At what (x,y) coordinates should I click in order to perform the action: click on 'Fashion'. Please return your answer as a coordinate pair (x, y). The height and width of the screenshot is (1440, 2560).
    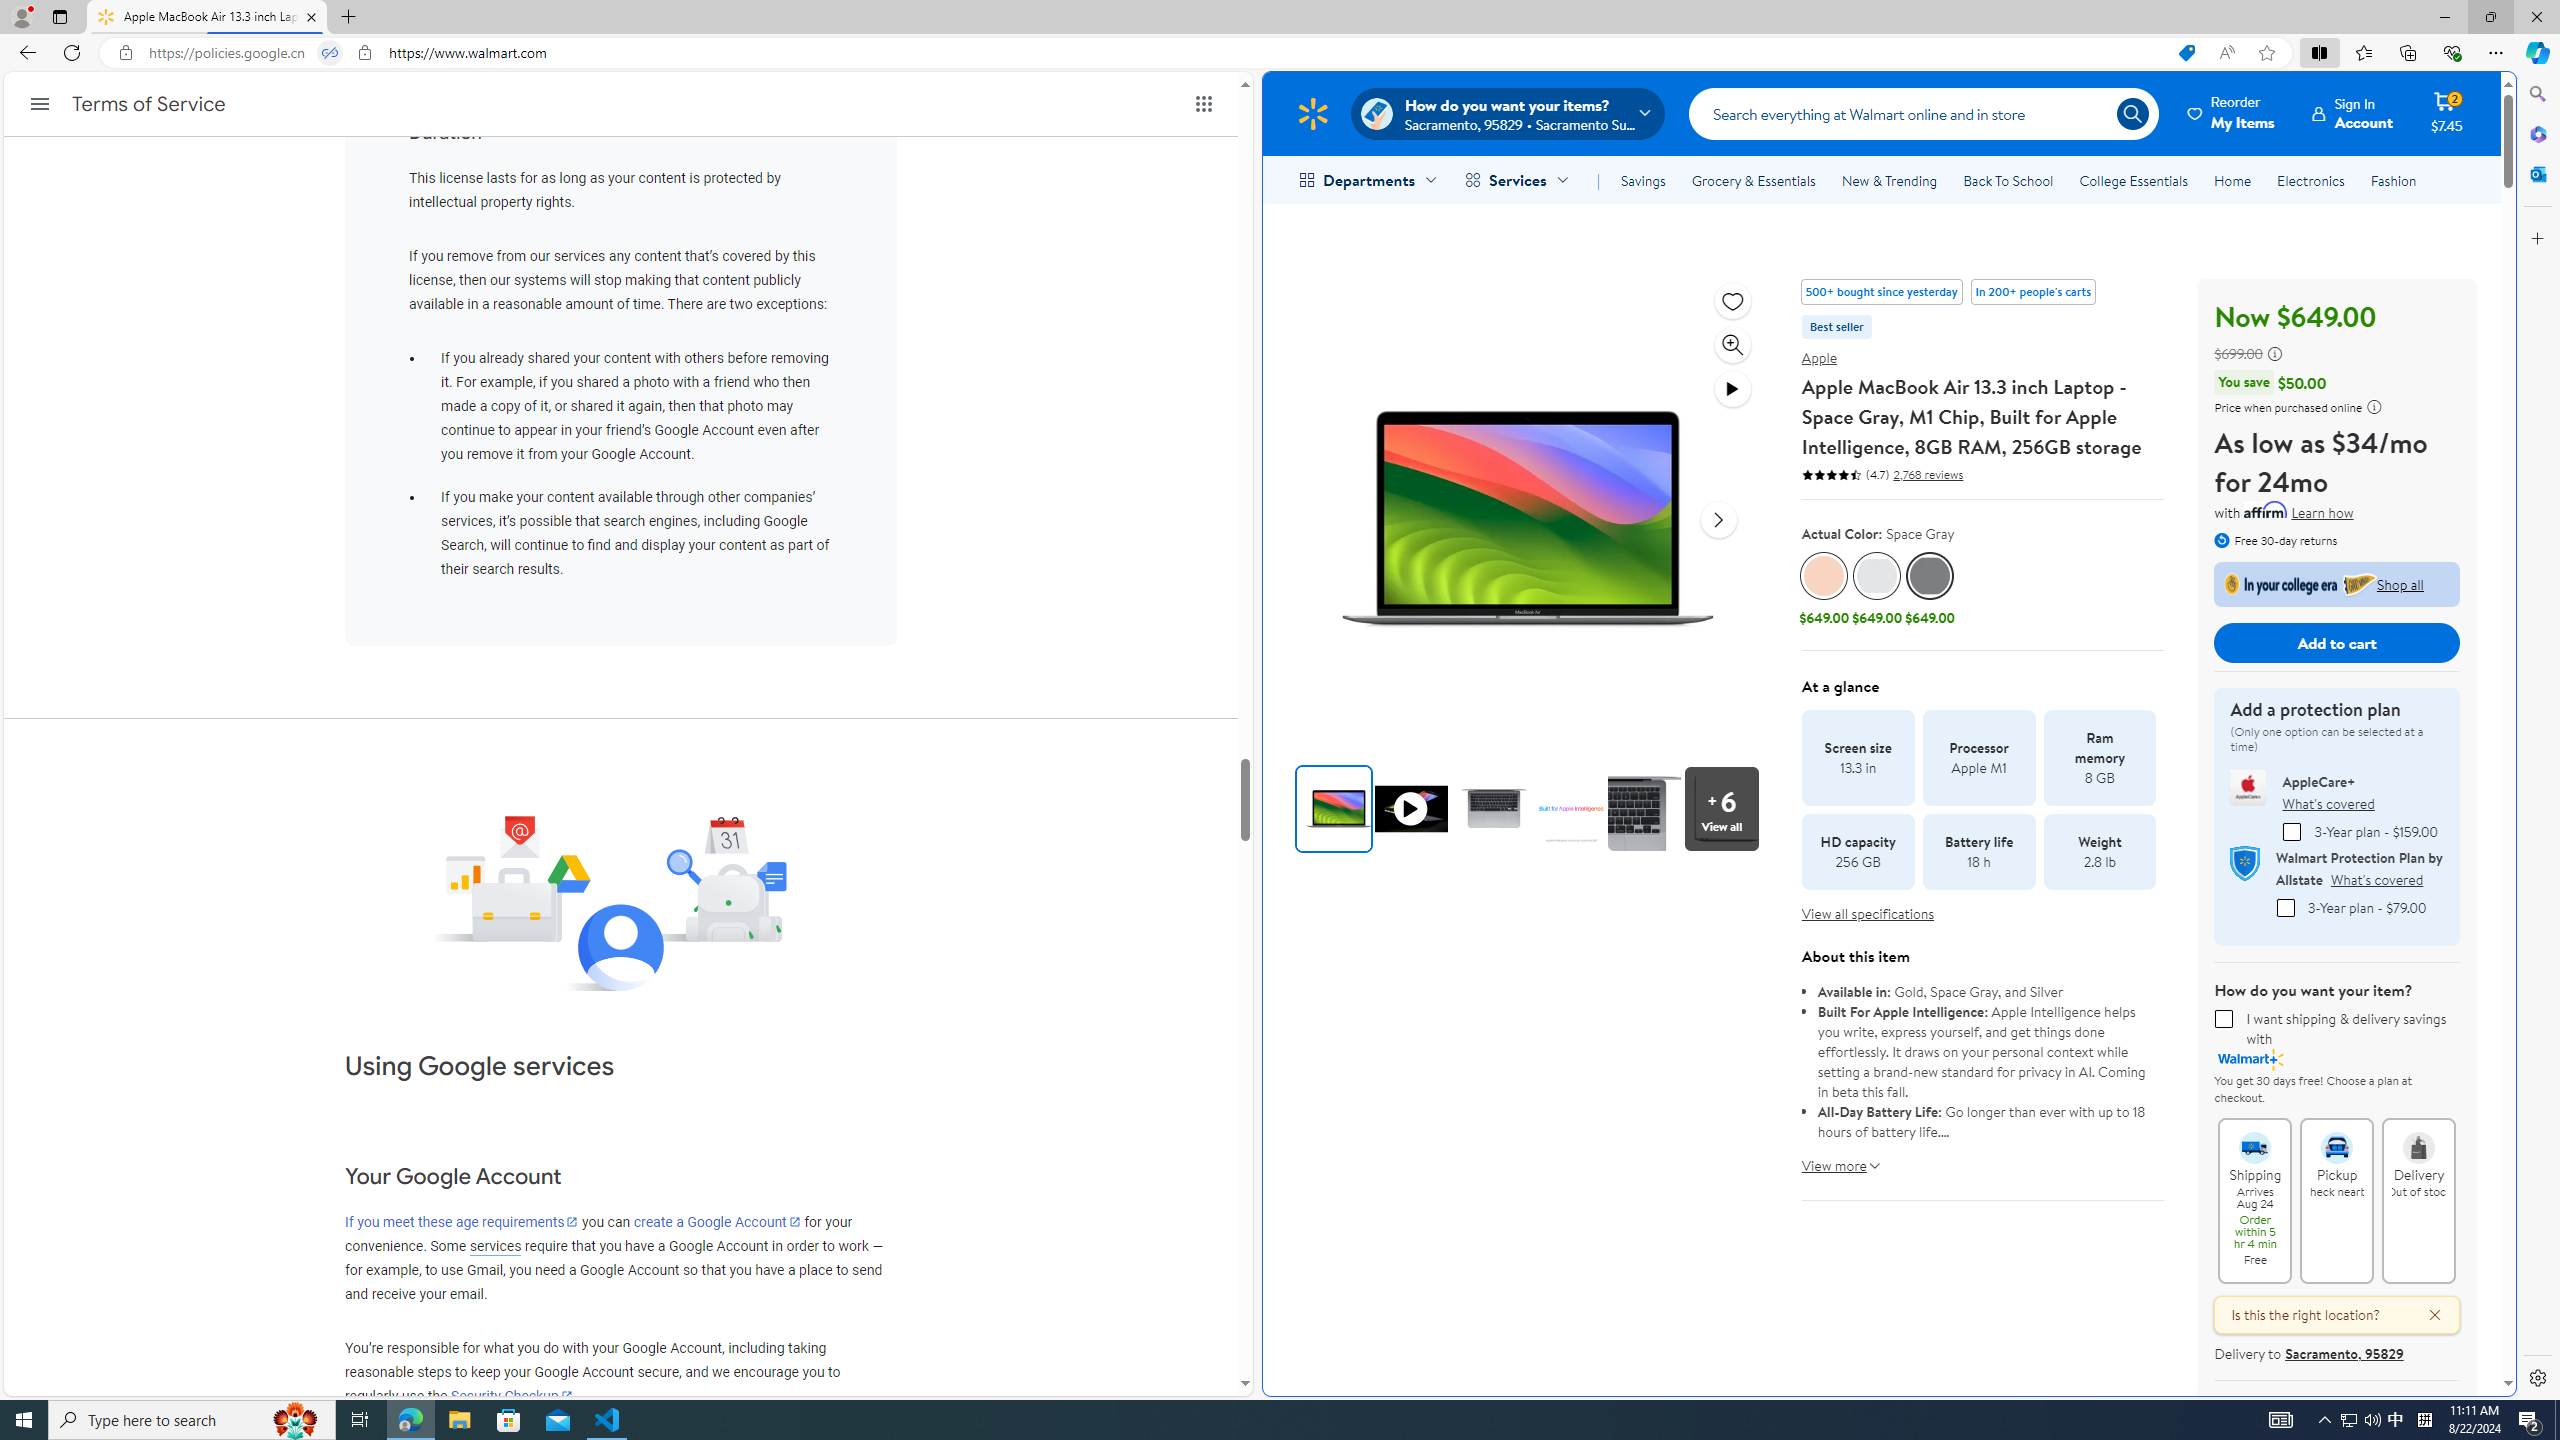
    Looking at the image, I should click on (2392, 180).